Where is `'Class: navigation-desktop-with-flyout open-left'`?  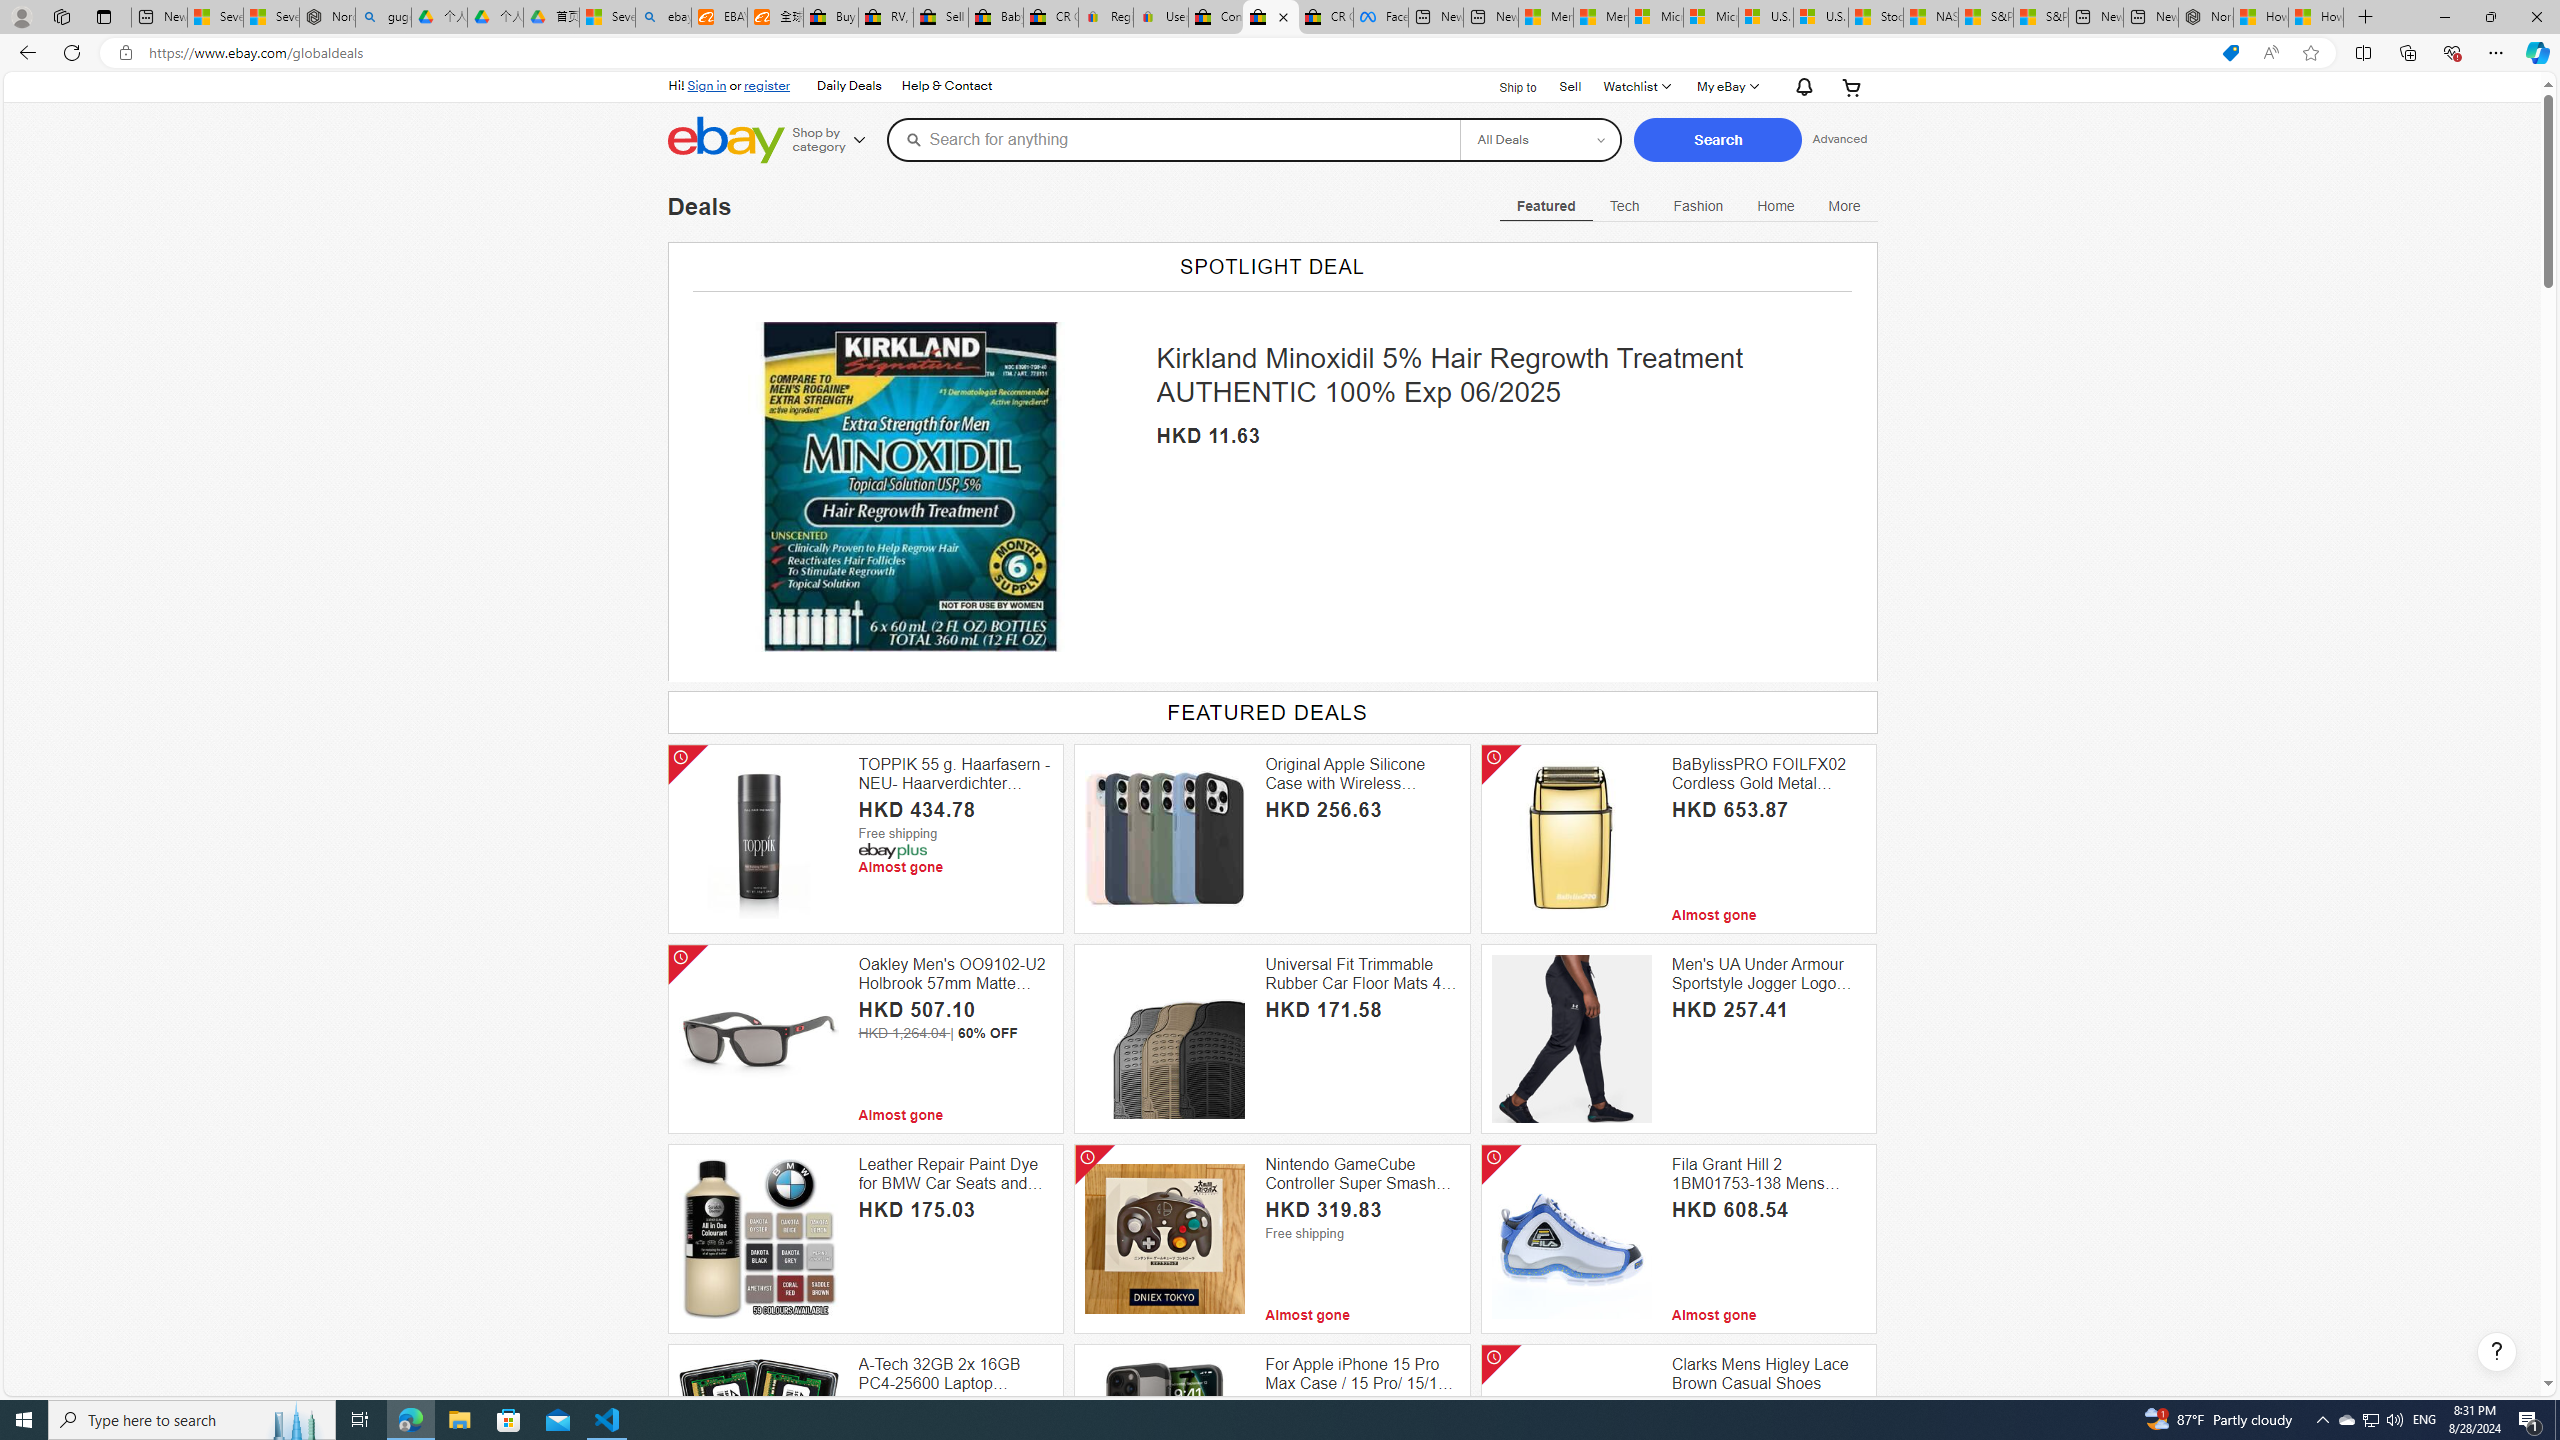 'Class: navigation-desktop-with-flyout open-left' is located at coordinates (1843, 202).